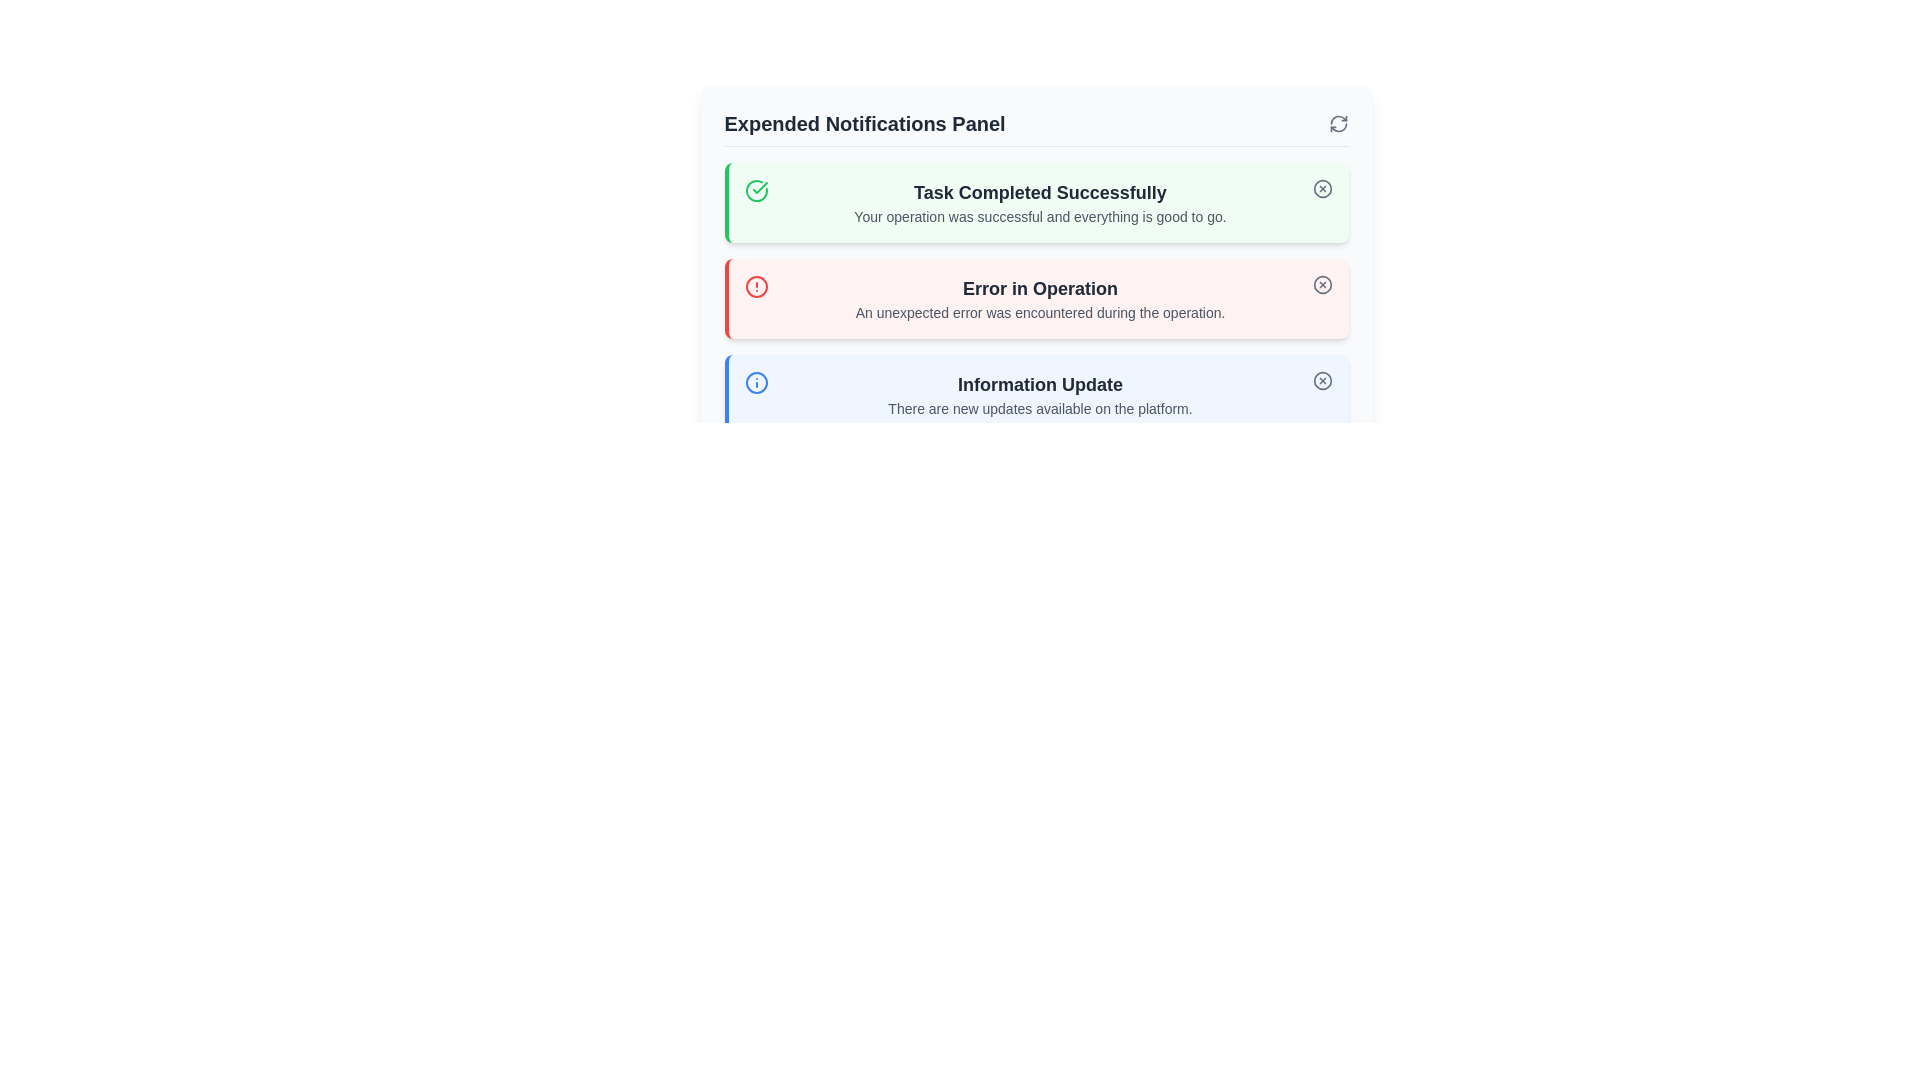  Describe the element at coordinates (1036, 299) in the screenshot. I see `the second notification message in the 'Expanded Notifications Panel'` at that location.